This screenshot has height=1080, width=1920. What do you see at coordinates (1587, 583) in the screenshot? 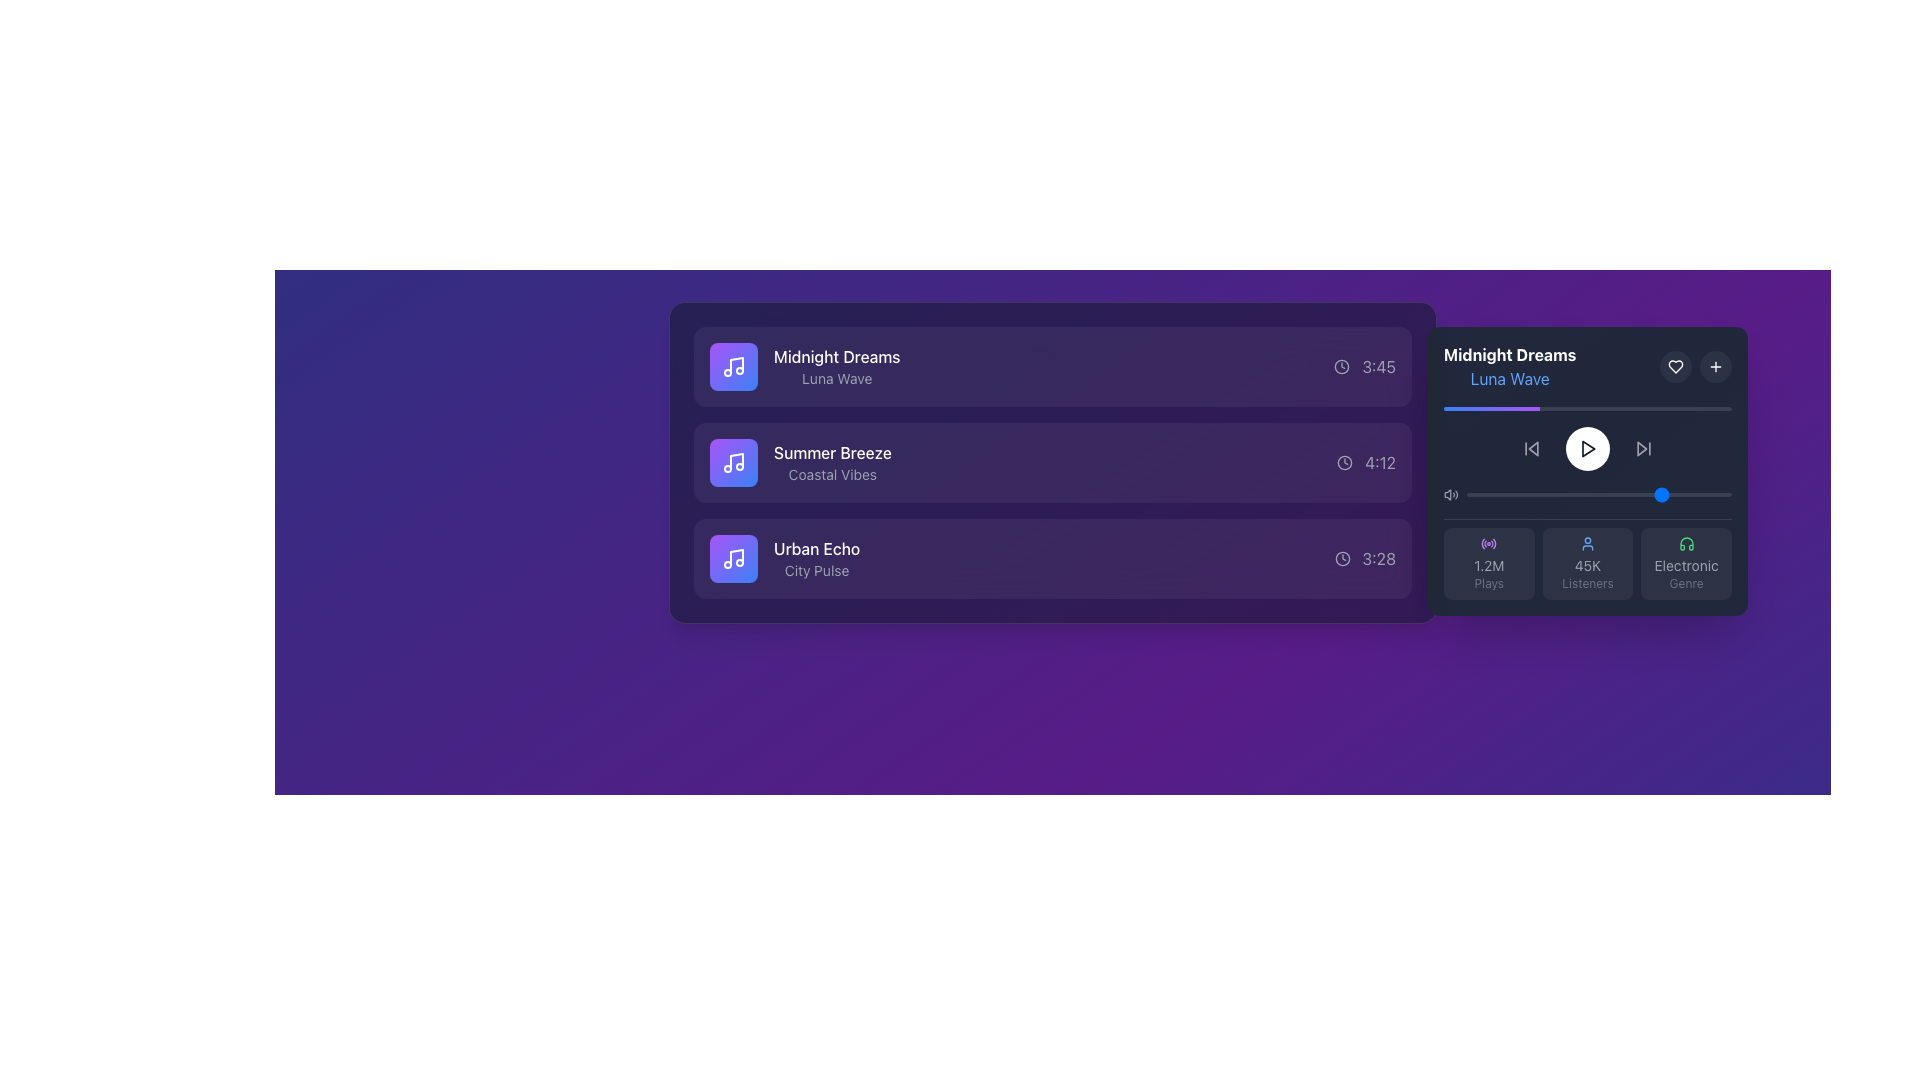
I see `the text label element that describes the number of listeners ('45K') in the music player interface, which is located under the numerical label` at bounding box center [1587, 583].